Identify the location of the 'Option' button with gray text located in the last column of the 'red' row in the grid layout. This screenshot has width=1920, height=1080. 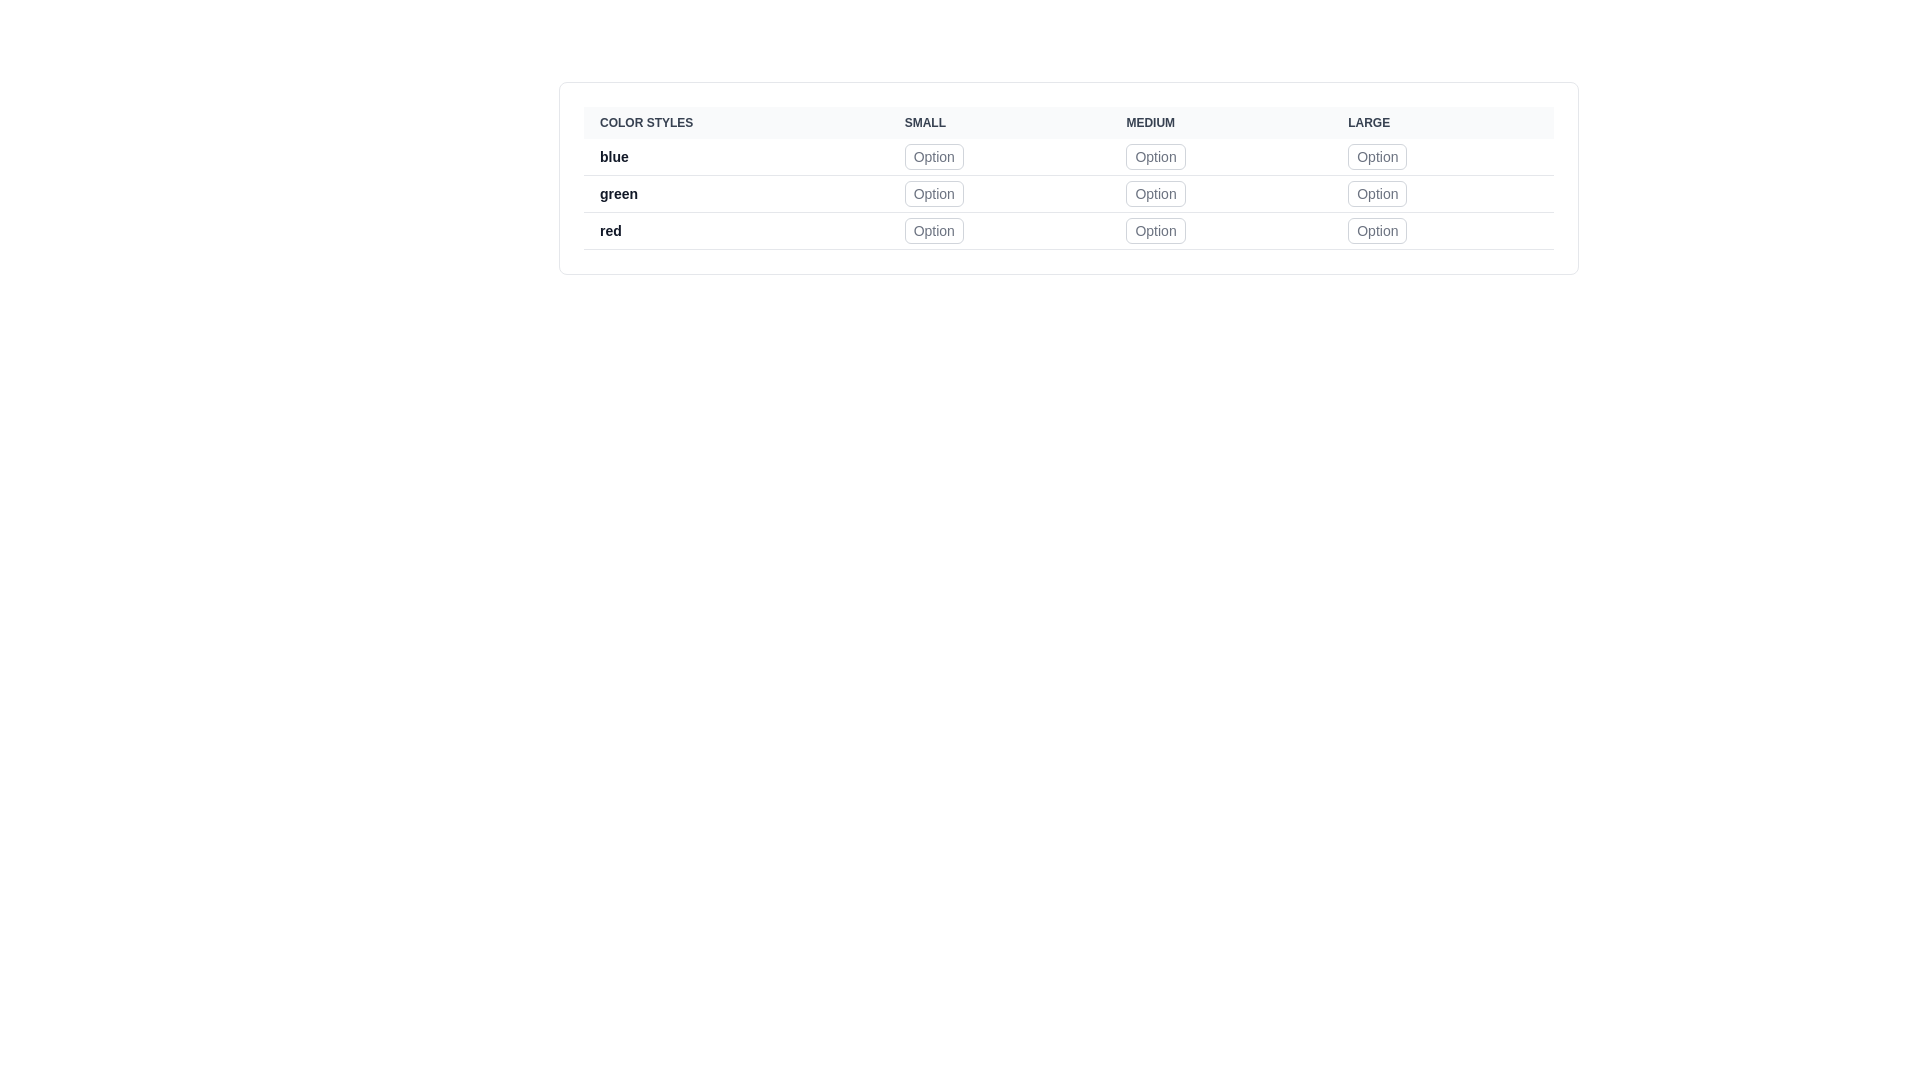
(1443, 230).